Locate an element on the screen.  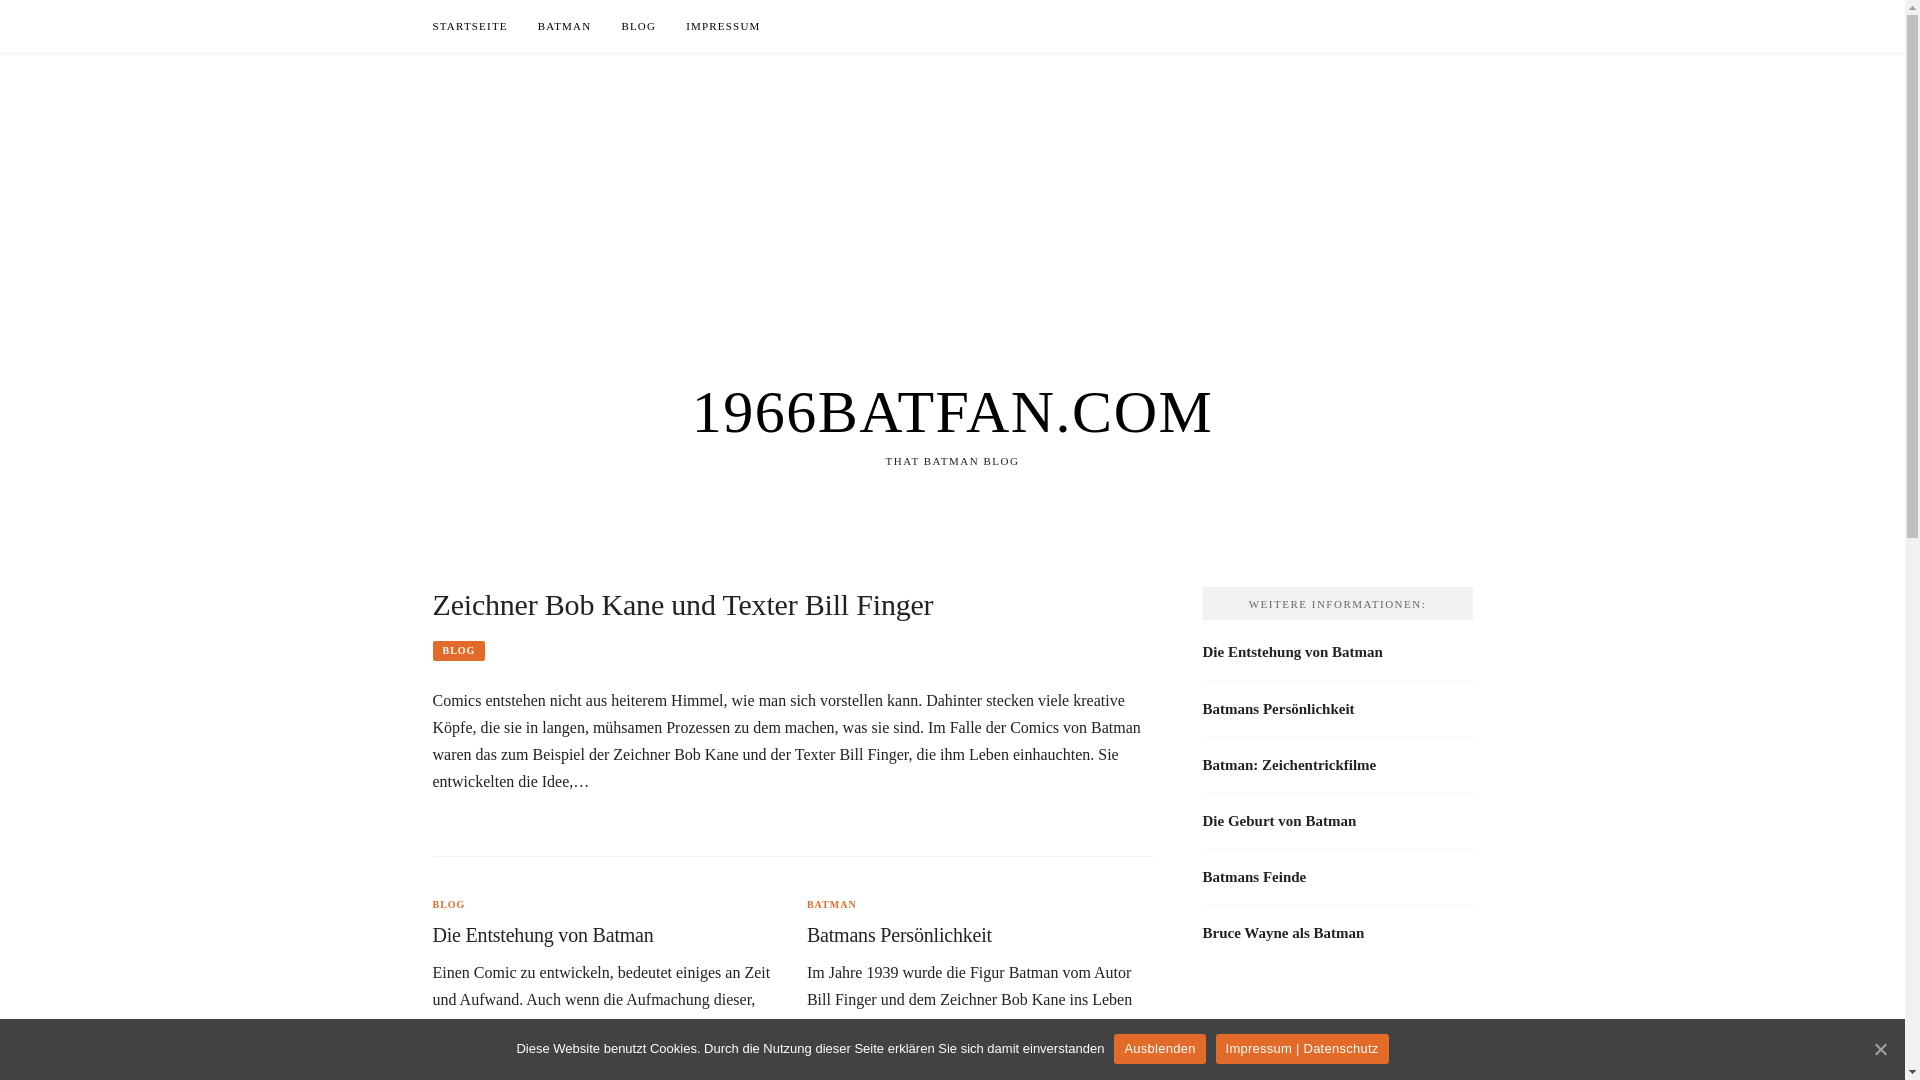
'Skip to content' is located at coordinates (0, 0).